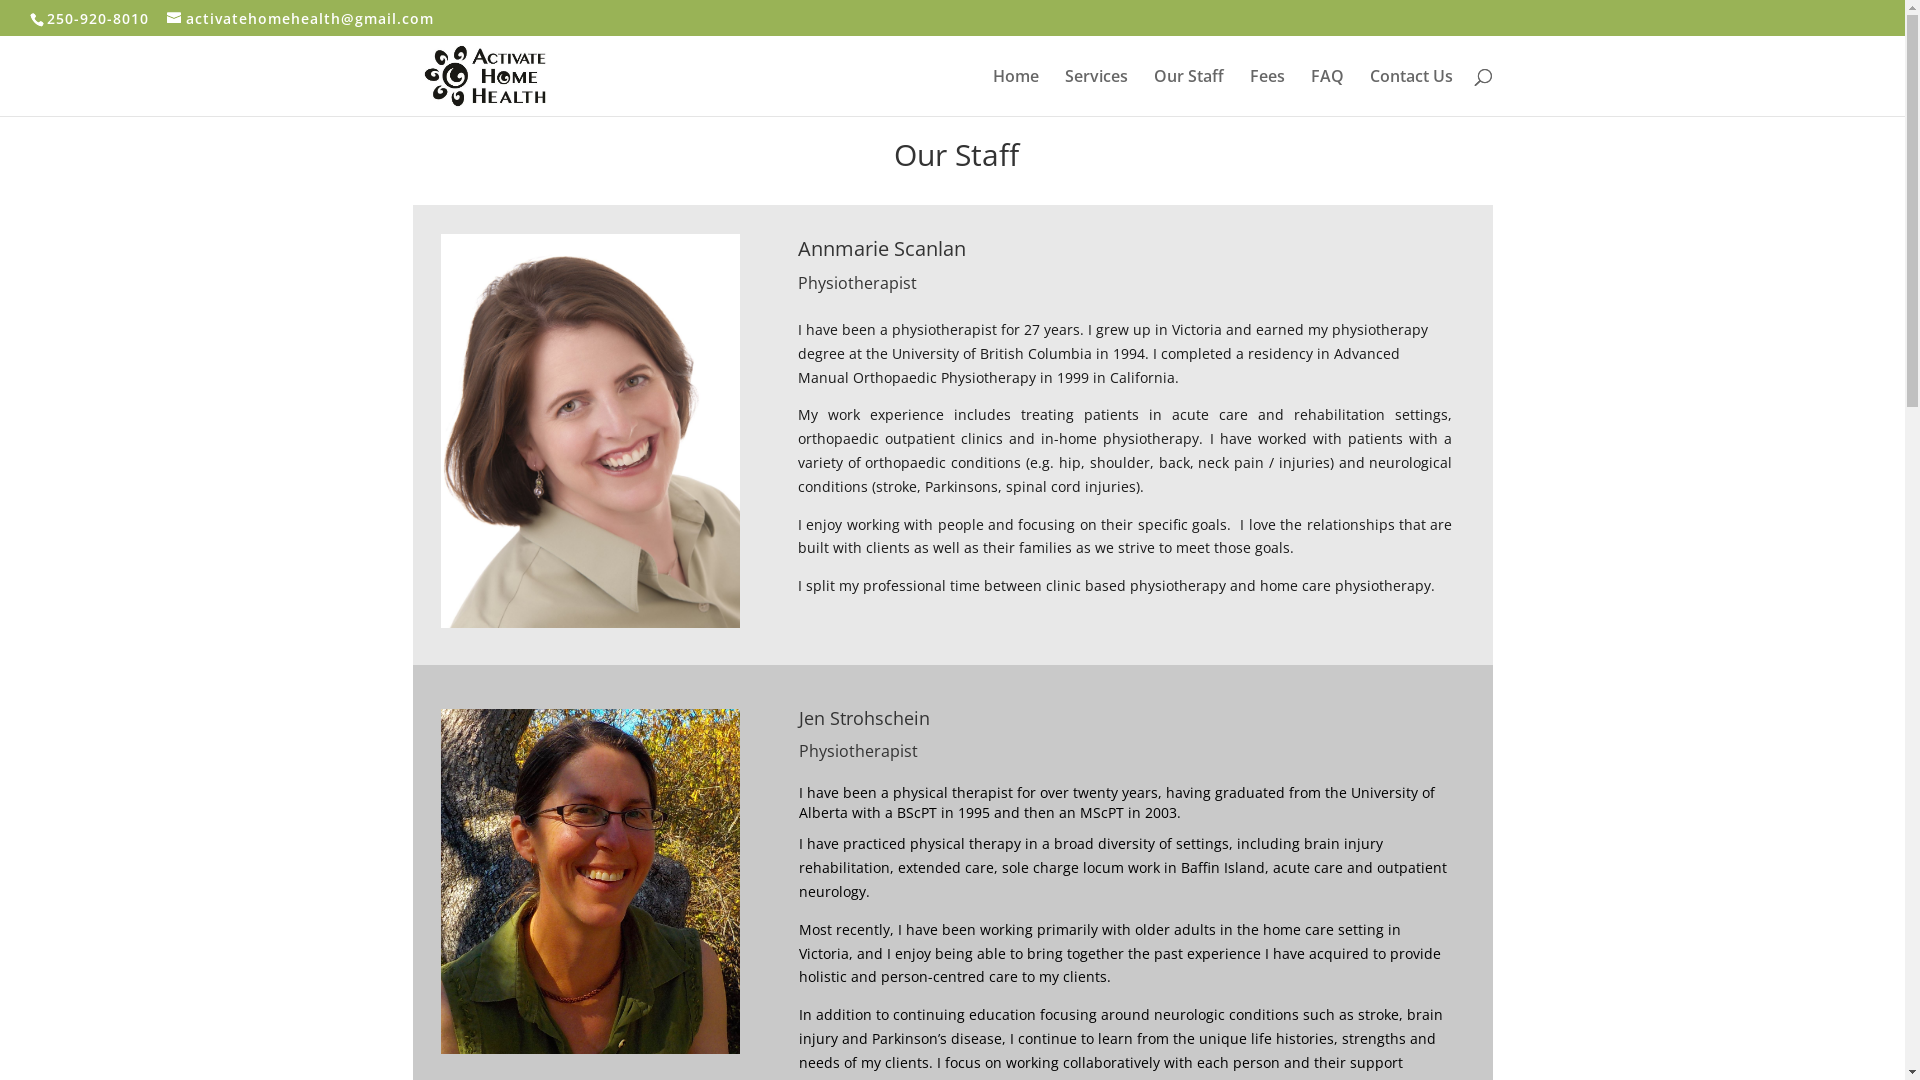  I want to click on 'Services', so click(1063, 92).